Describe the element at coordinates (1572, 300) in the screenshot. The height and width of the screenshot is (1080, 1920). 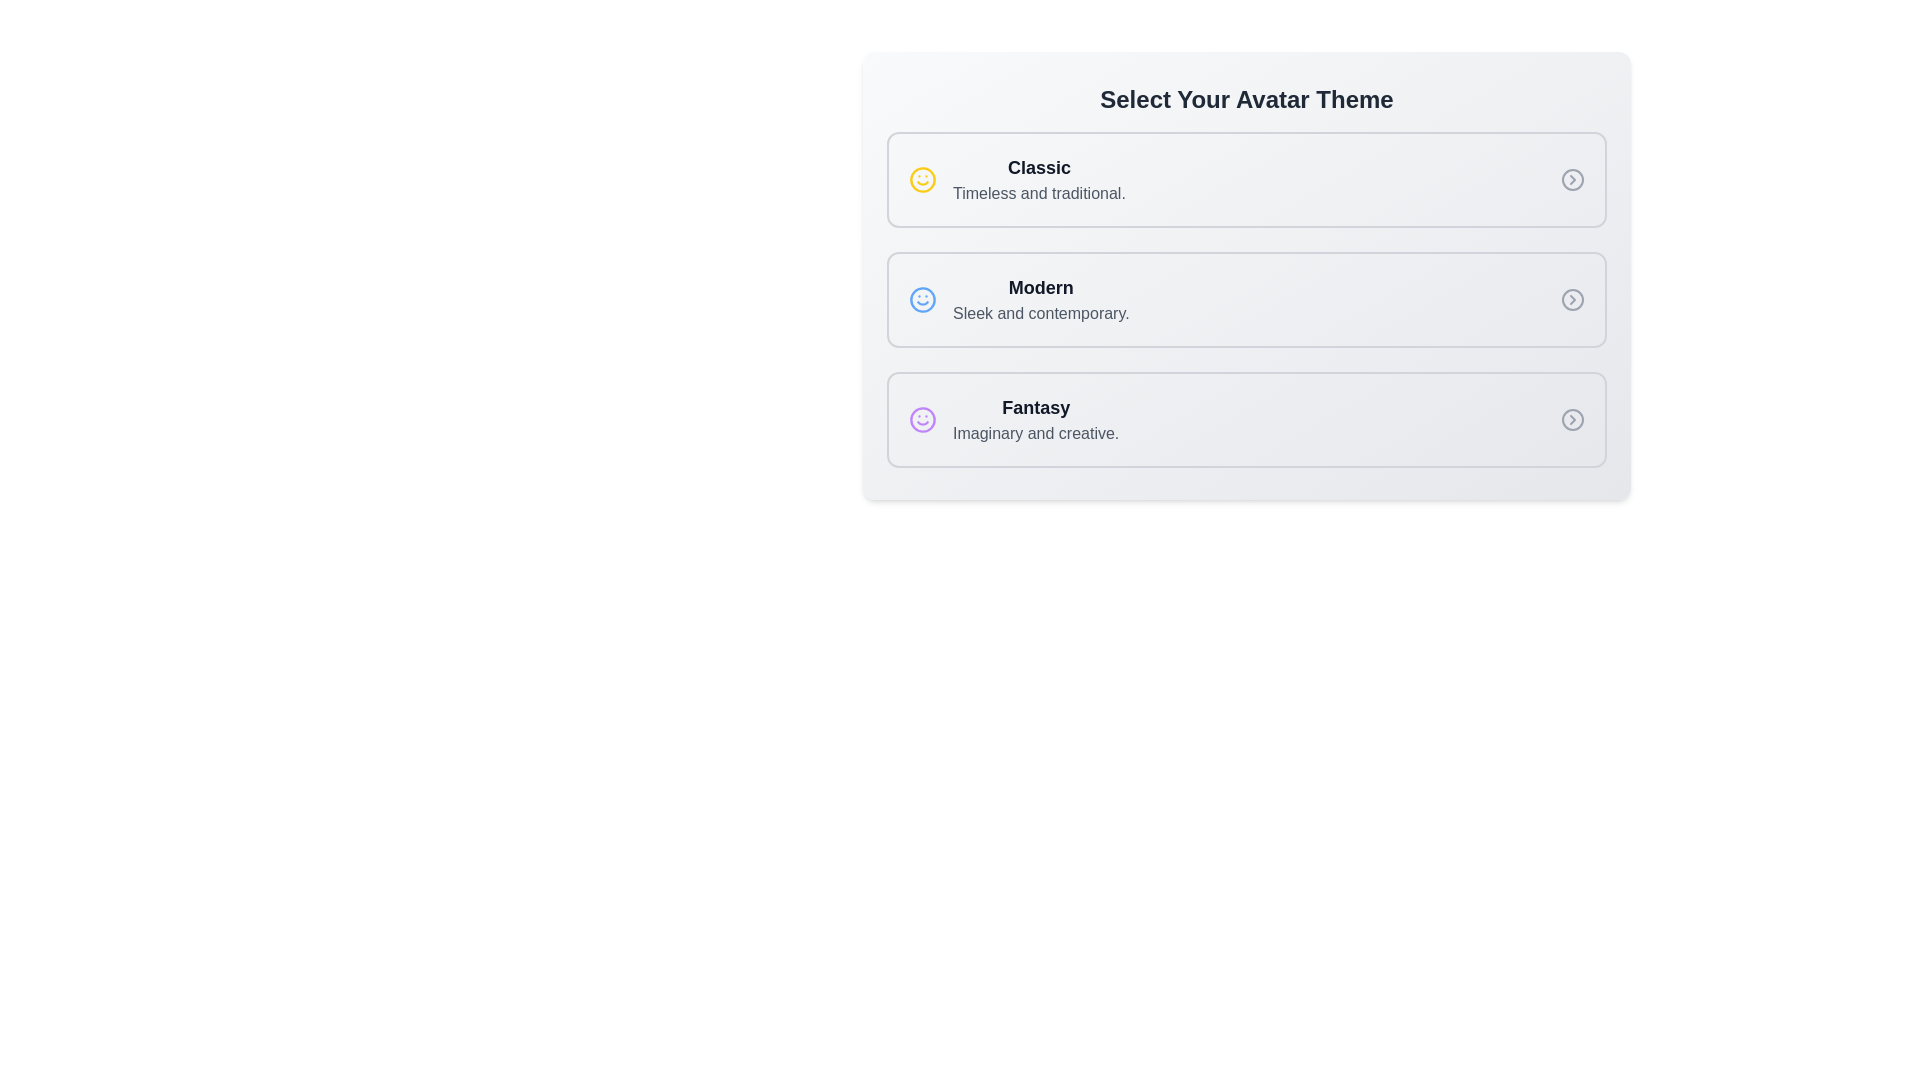
I see `the circular icon button with a right-pointing chevron at the far right end of the 'Modern' card` at that location.